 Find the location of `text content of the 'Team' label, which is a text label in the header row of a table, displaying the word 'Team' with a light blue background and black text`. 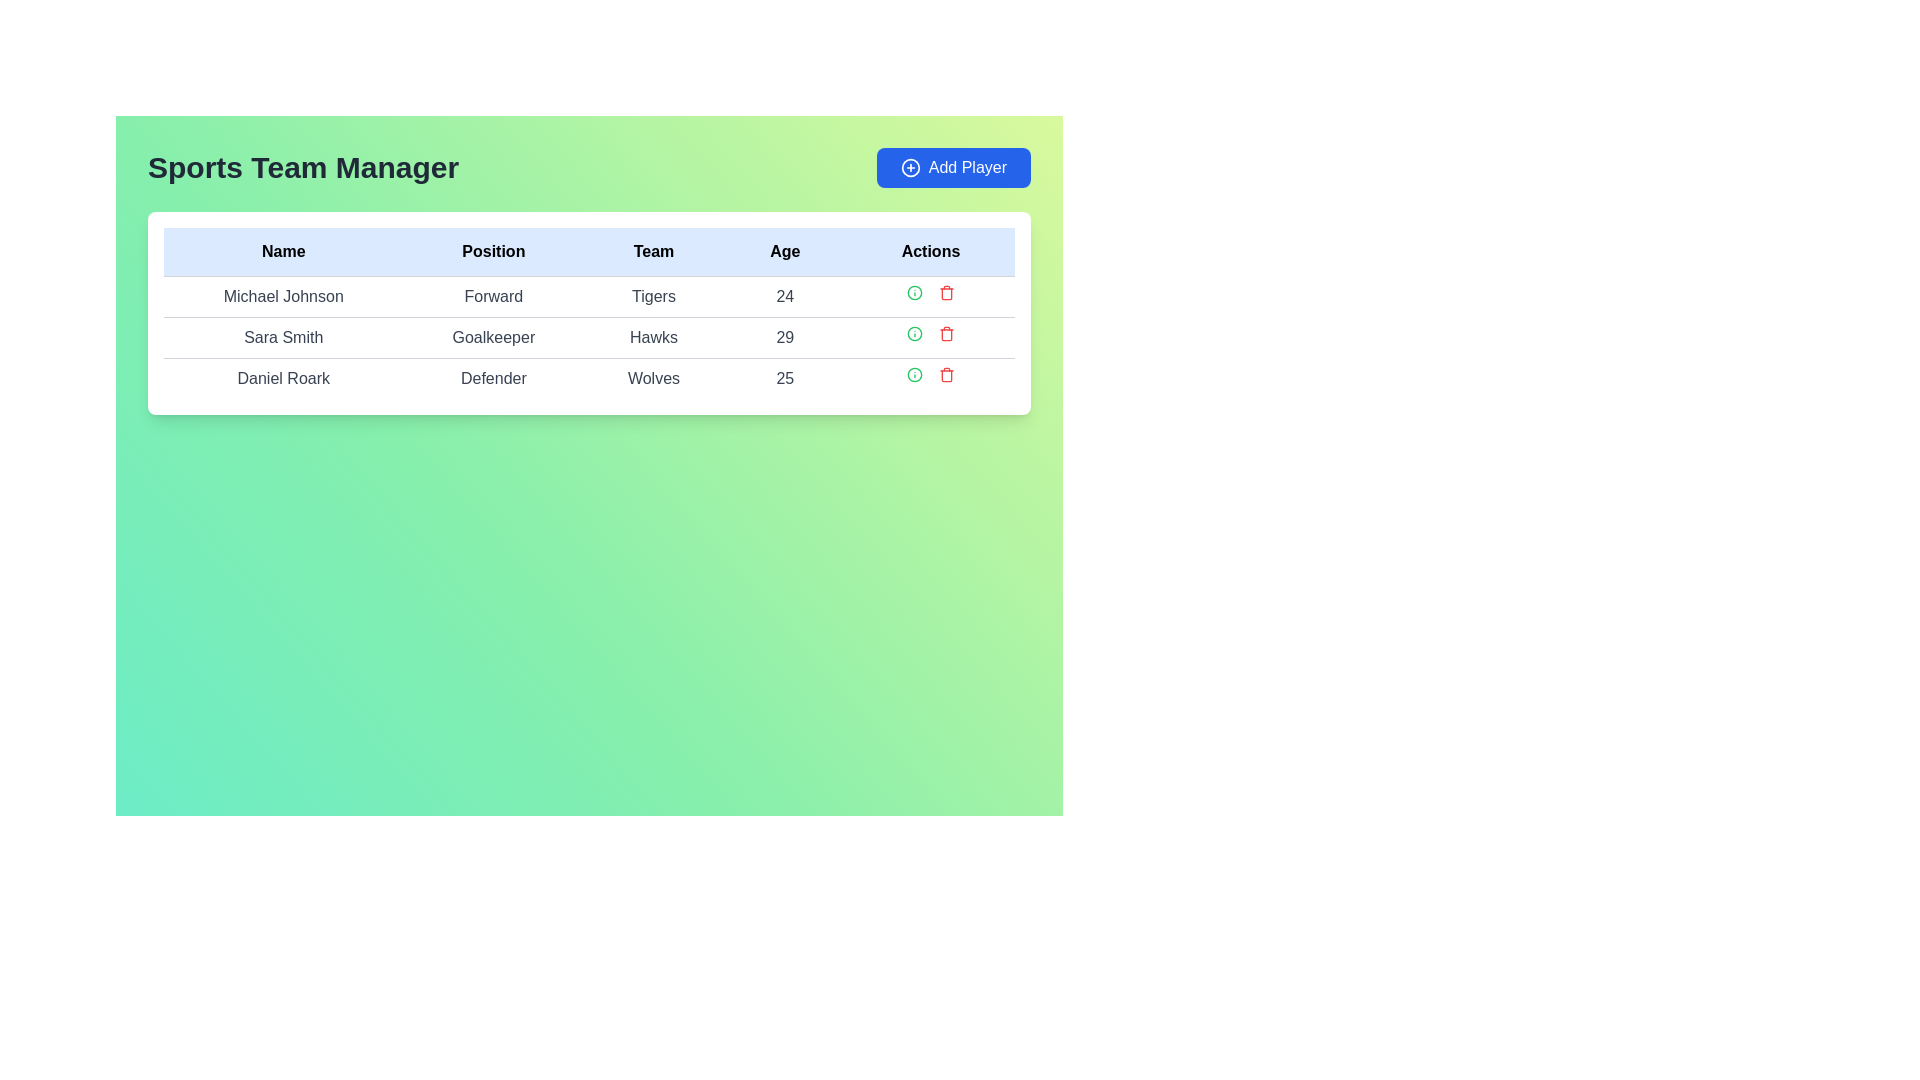

text content of the 'Team' label, which is a text label in the header row of a table, displaying the word 'Team' with a light blue background and black text is located at coordinates (653, 251).